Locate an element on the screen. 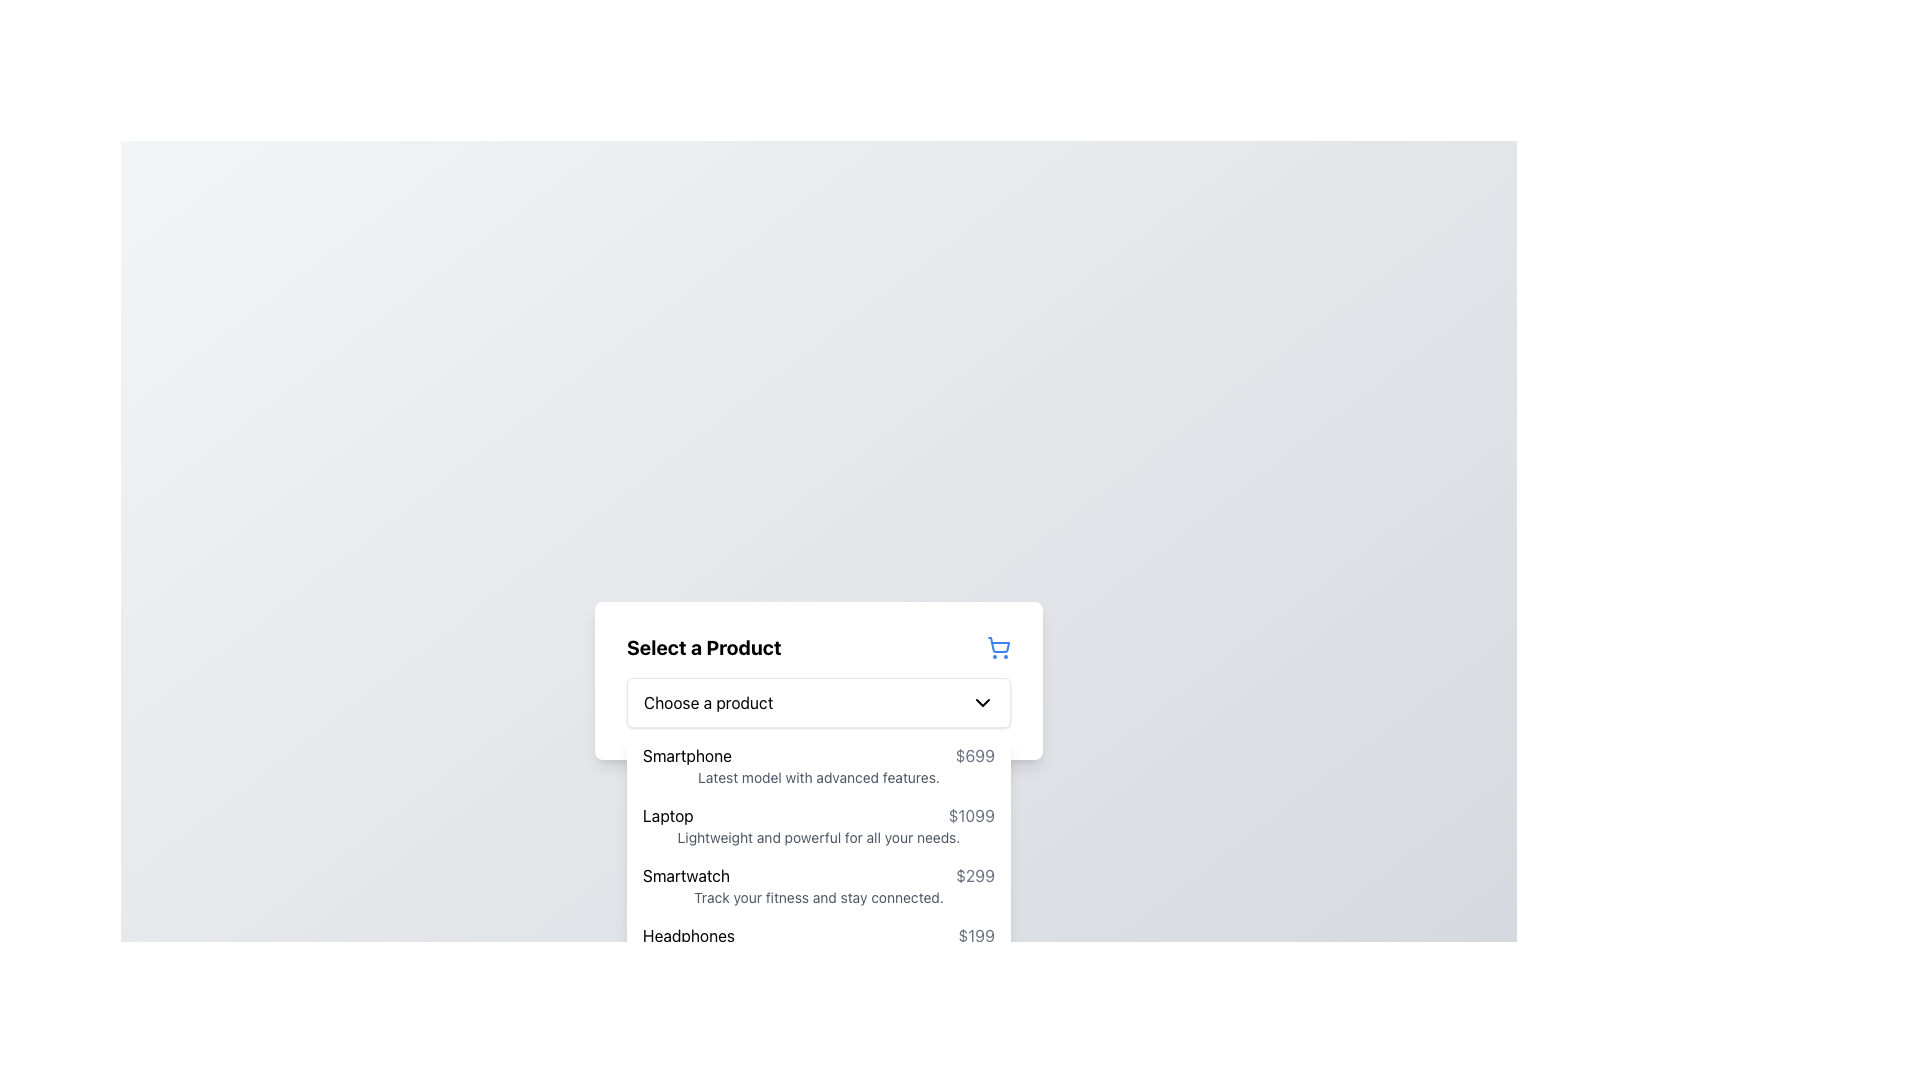  the Dropdown menu for selecting products located under the title 'Select a Product' is located at coordinates (819, 680).